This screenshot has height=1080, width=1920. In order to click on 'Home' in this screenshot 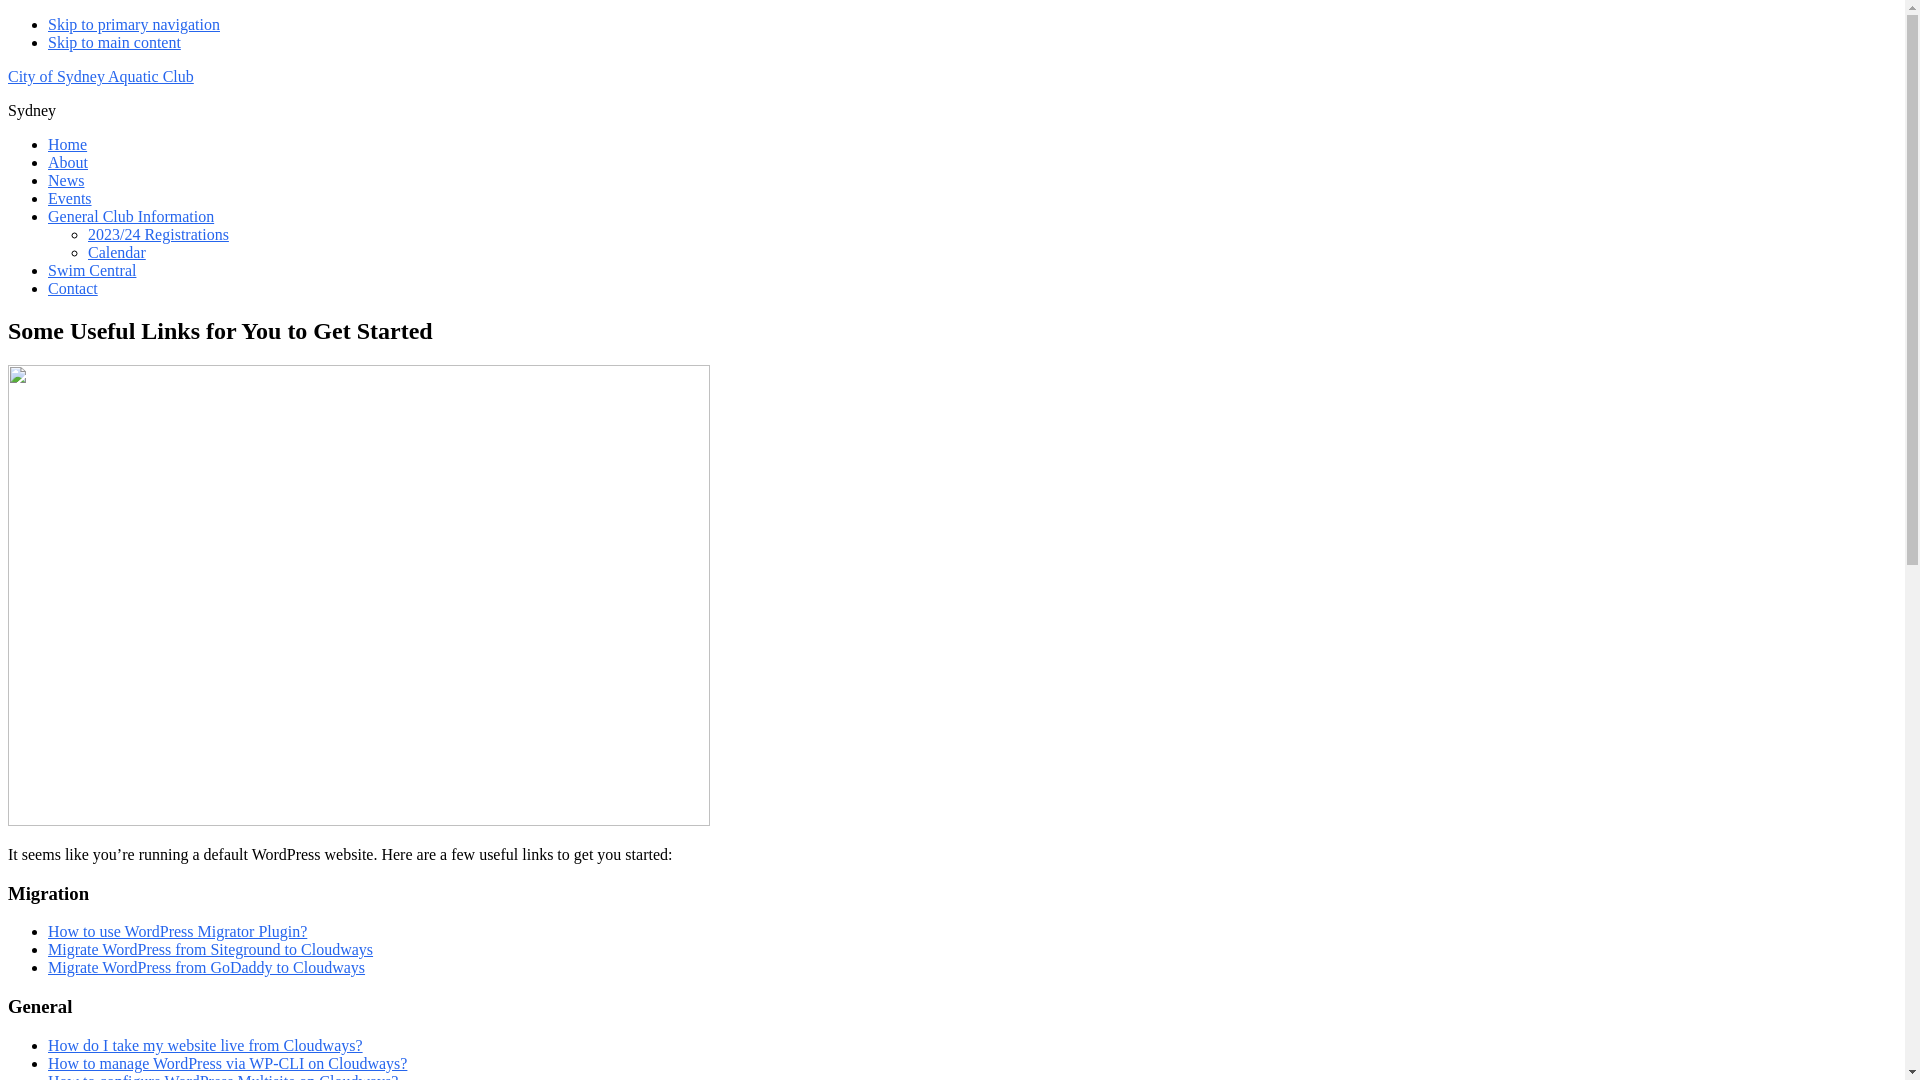, I will do `click(67, 143)`.